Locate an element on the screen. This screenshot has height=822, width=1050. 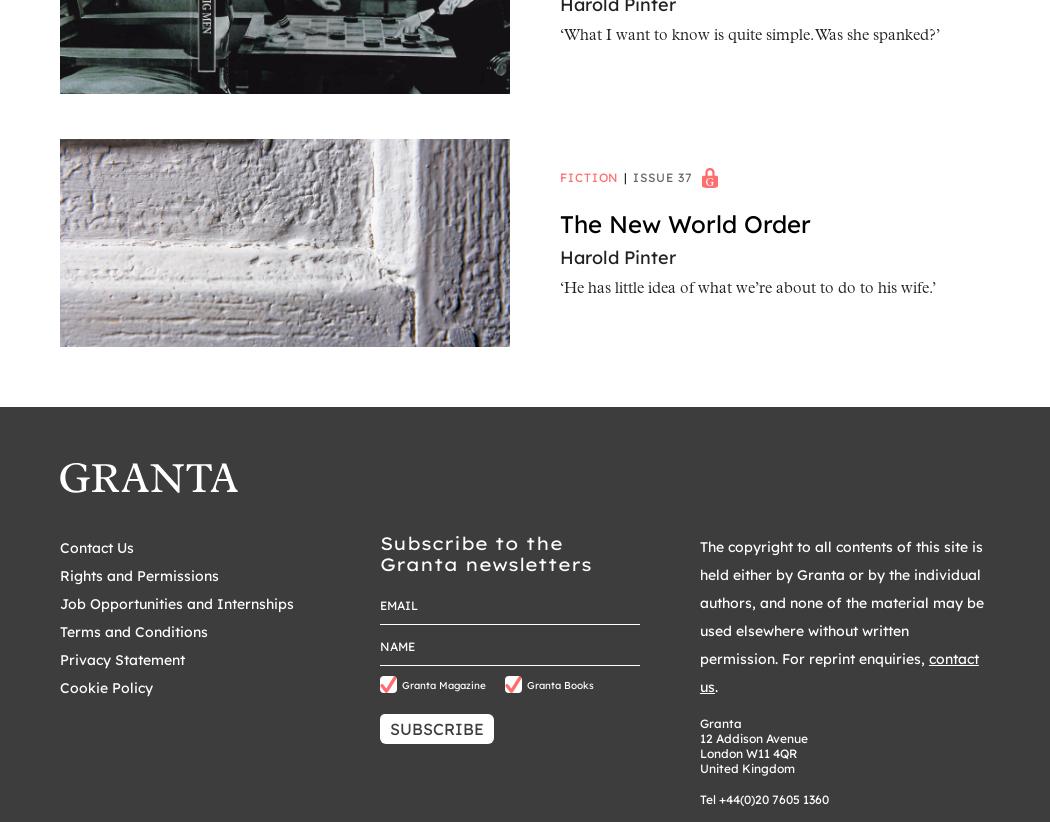
'|' is located at coordinates (626, 175).